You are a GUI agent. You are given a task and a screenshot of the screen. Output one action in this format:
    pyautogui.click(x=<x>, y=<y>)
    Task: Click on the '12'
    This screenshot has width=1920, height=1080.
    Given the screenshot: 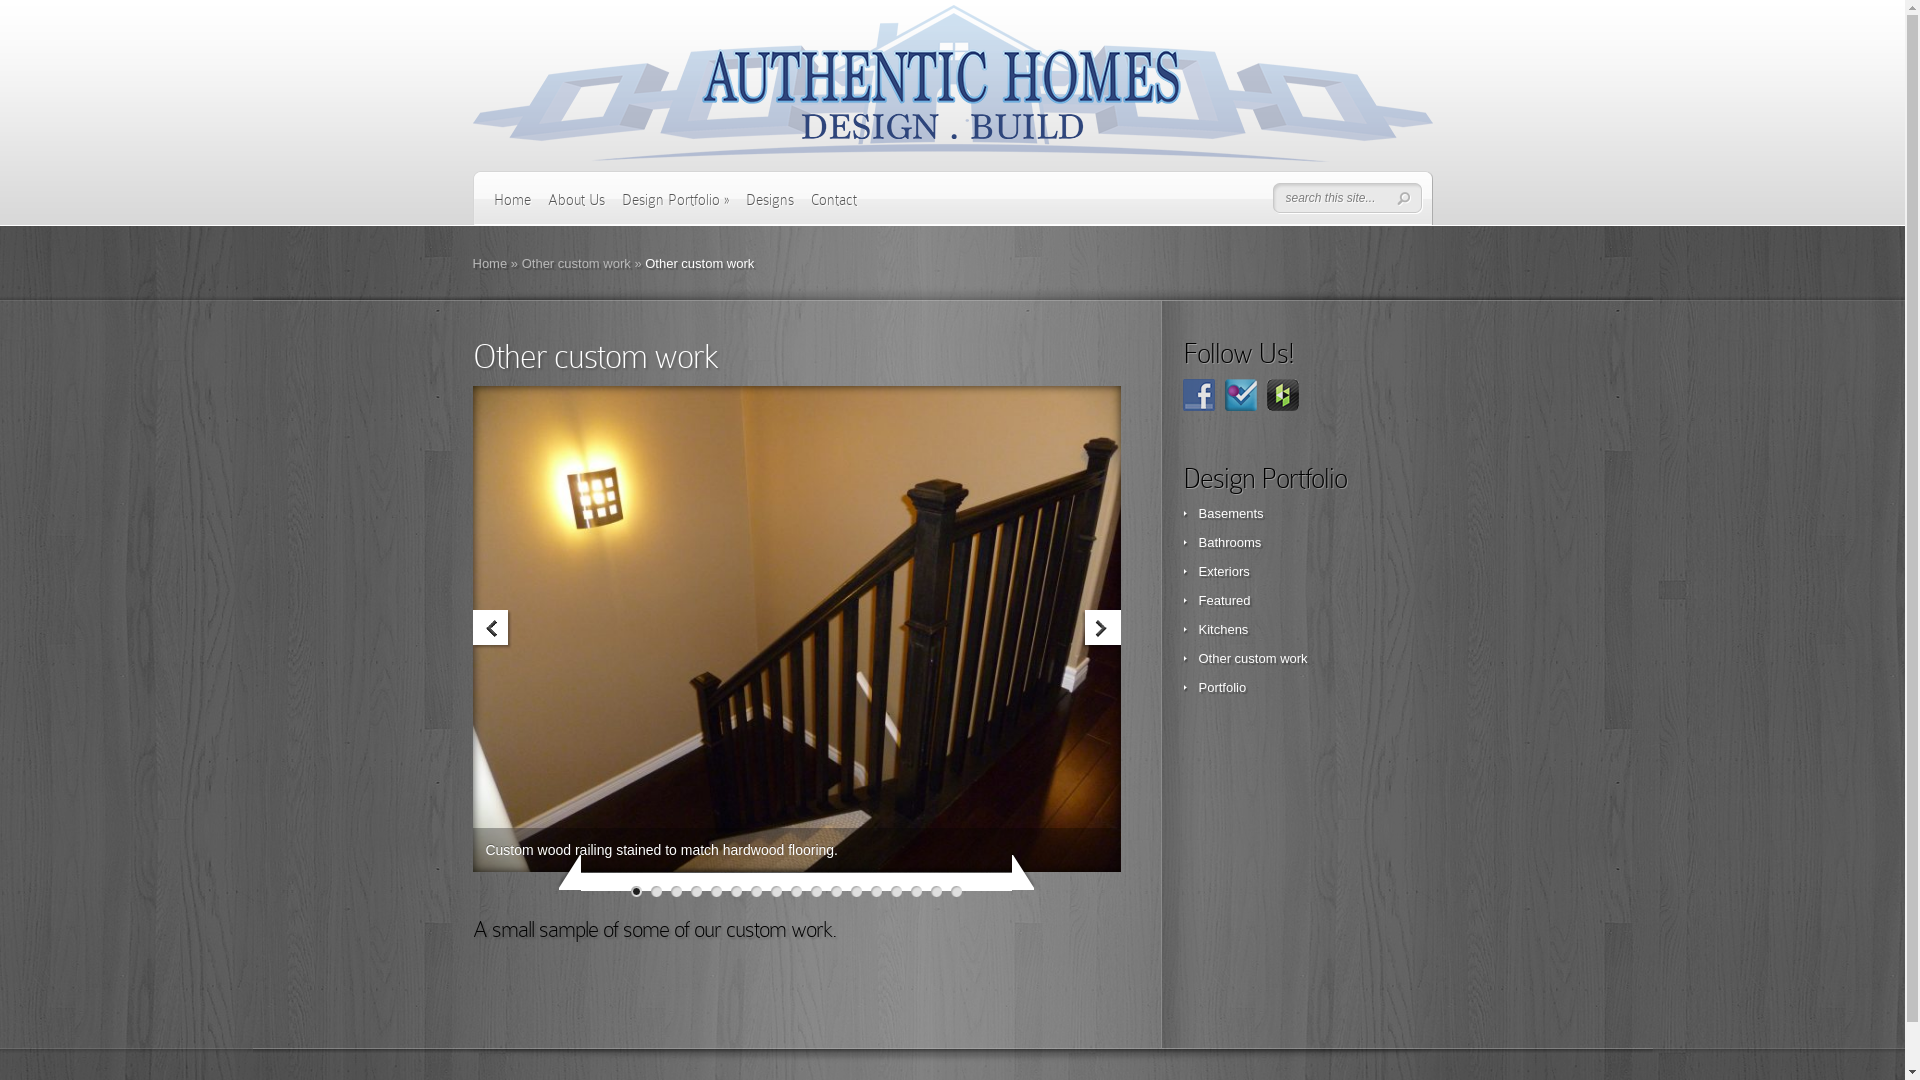 What is the action you would take?
    pyautogui.click(x=856, y=890)
    